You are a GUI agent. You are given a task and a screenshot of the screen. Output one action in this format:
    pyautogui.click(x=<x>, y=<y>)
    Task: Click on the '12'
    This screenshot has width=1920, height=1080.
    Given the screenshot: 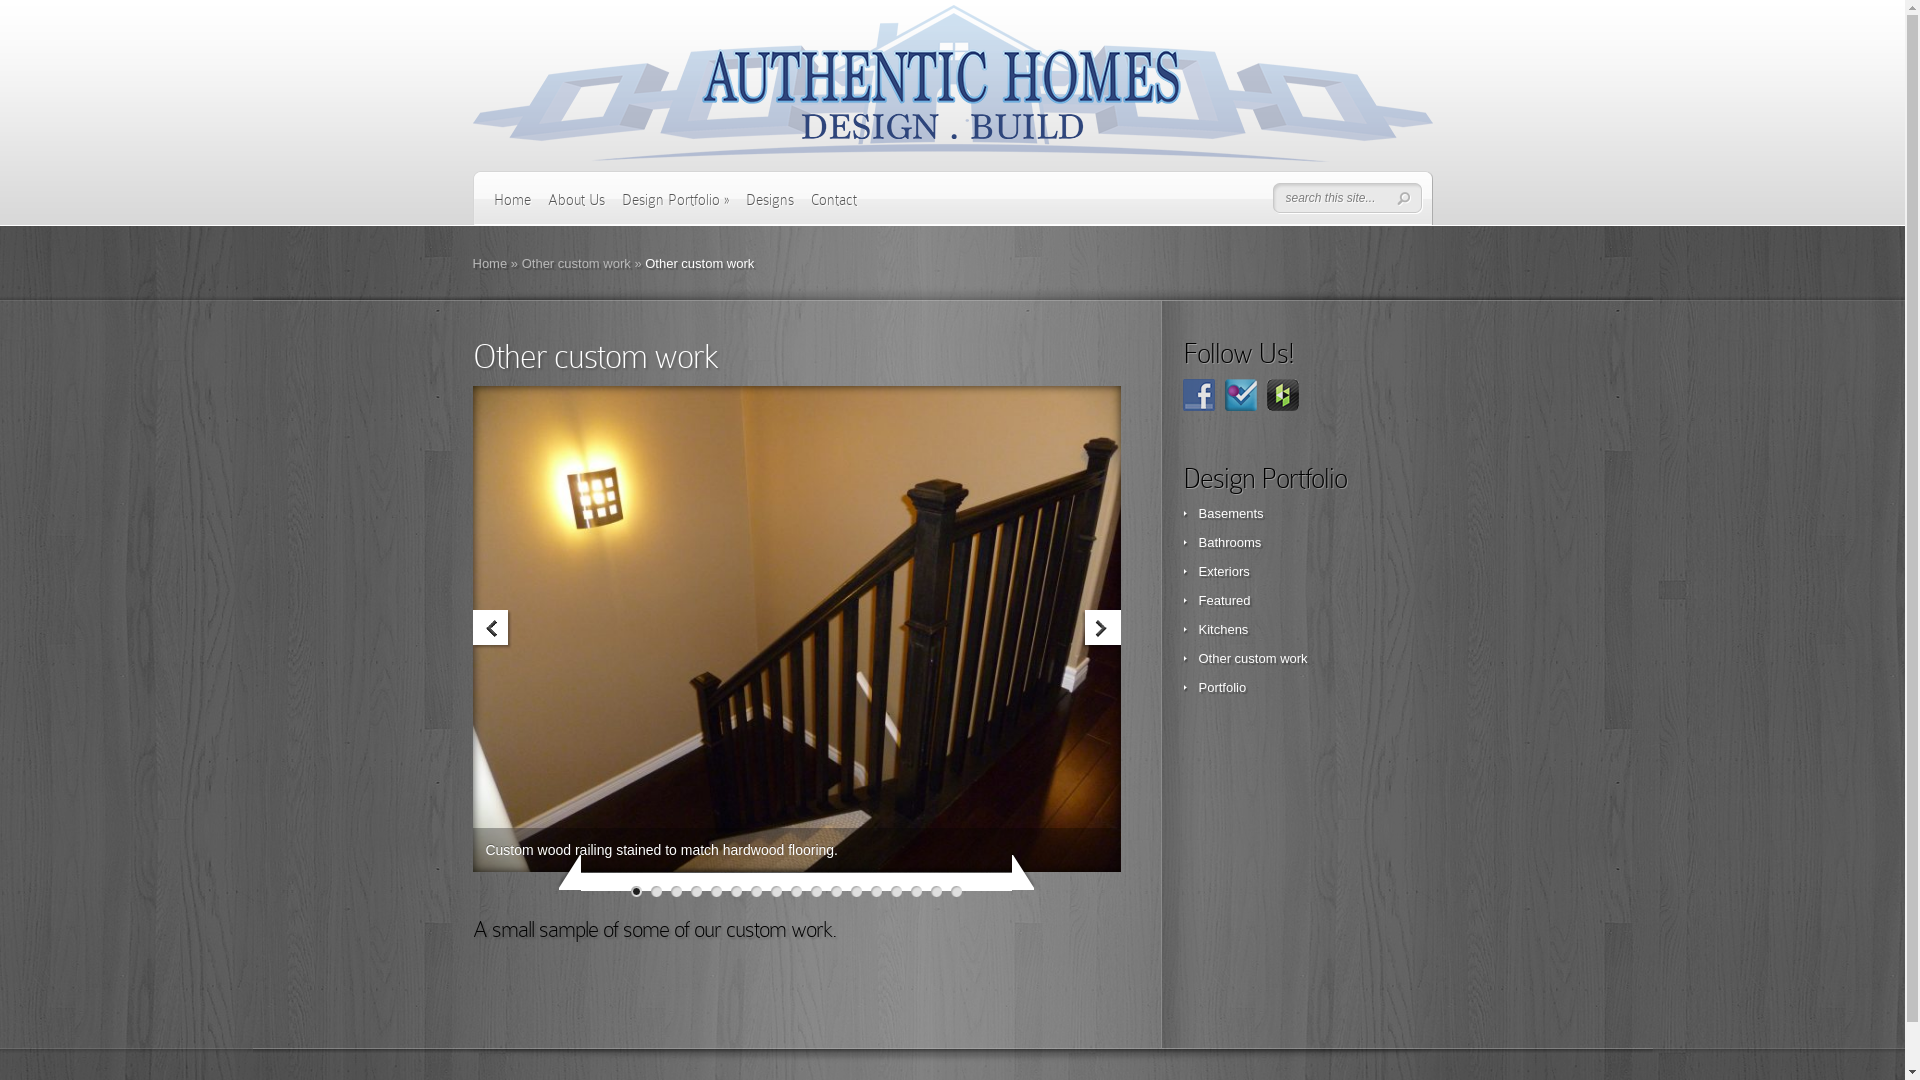 What is the action you would take?
    pyautogui.click(x=856, y=890)
    